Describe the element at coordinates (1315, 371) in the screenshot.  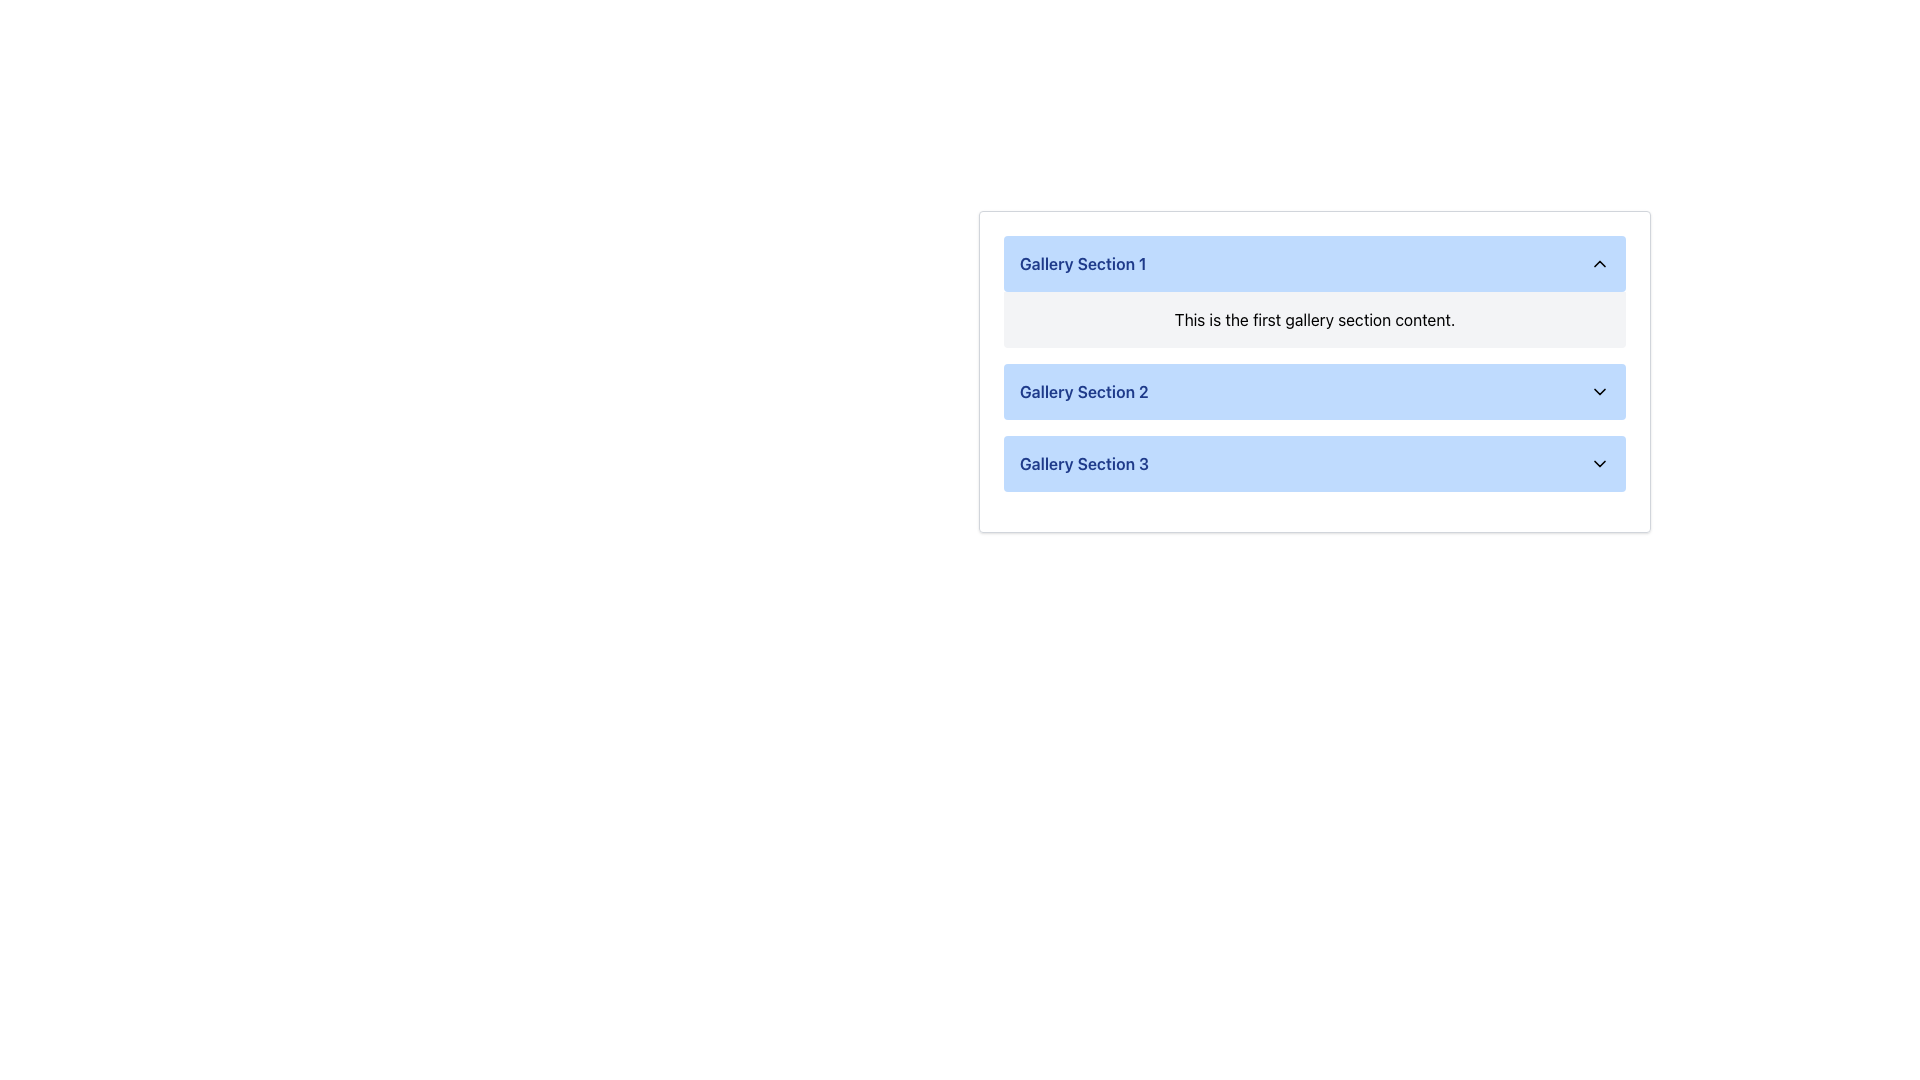
I see `the second Collapsible Section Header` at that location.